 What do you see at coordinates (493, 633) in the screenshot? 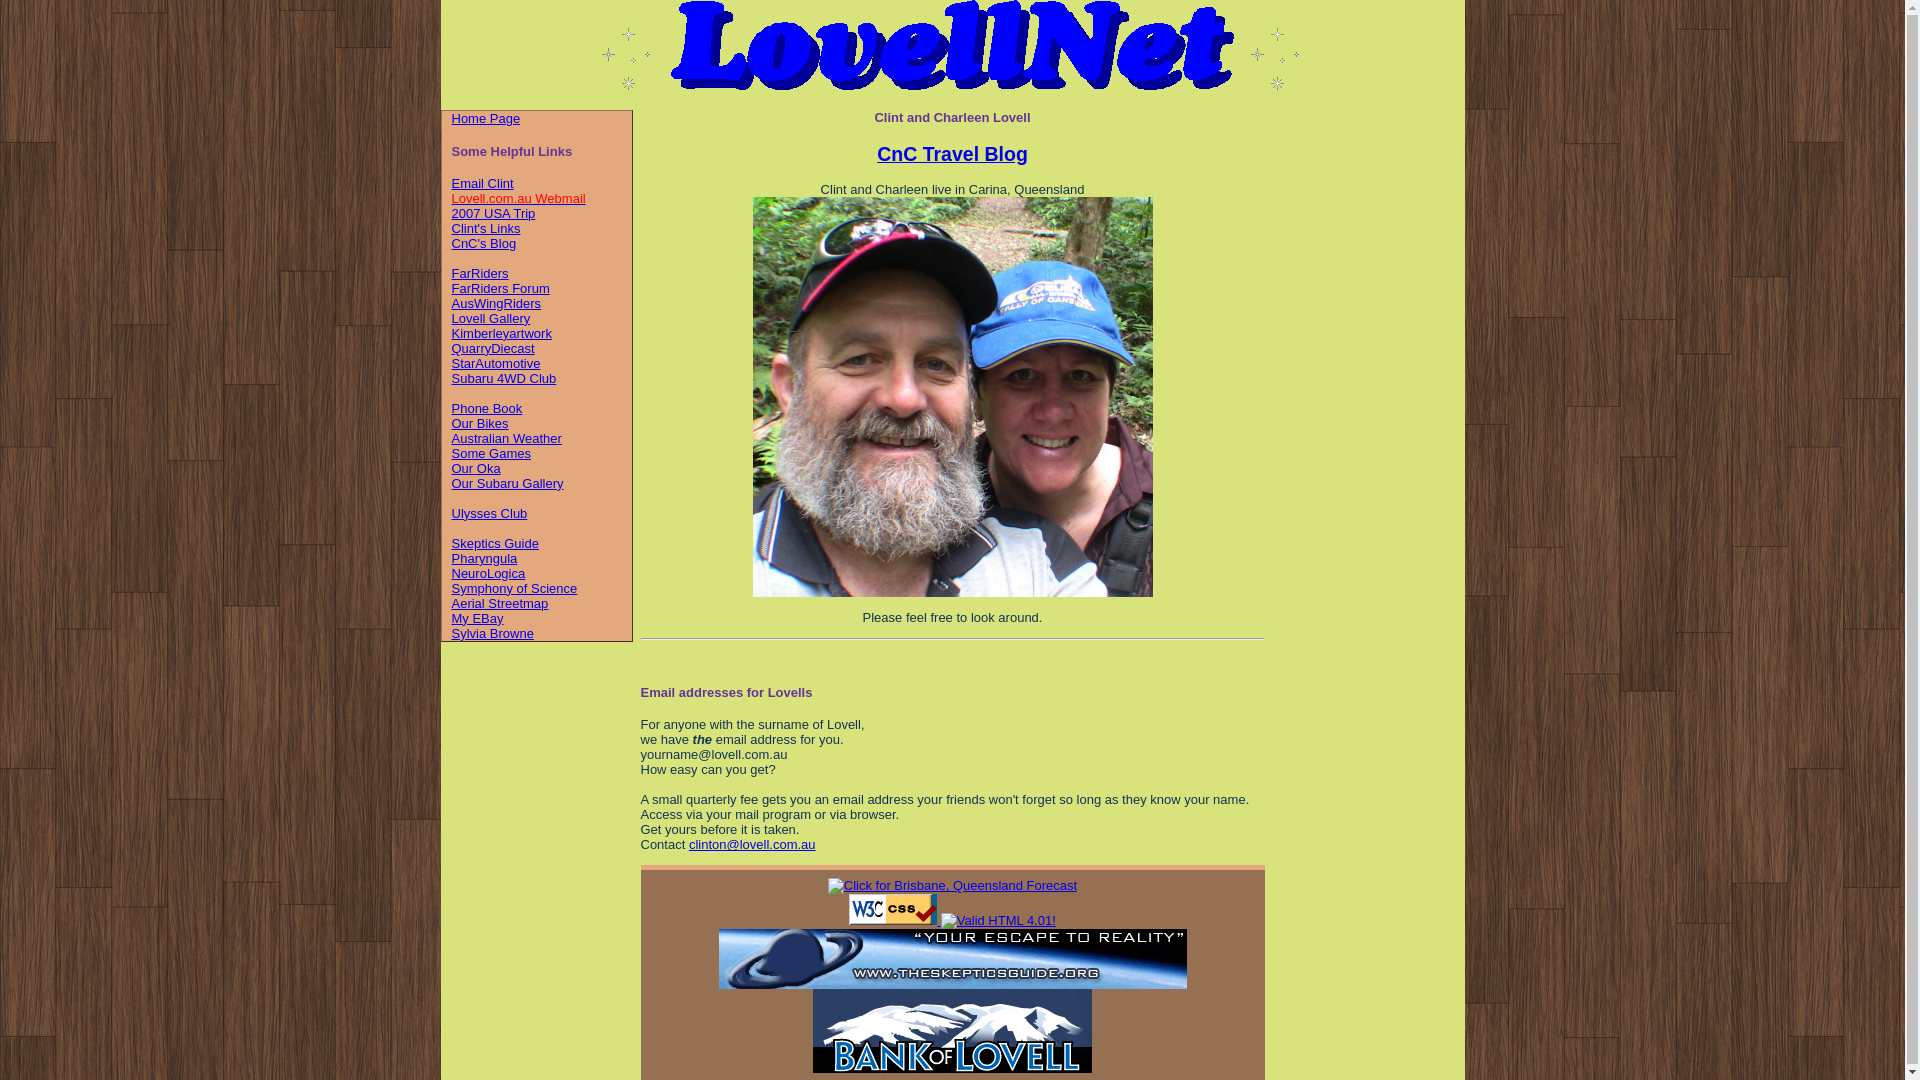
I see `'Sylvia Browne'` at bounding box center [493, 633].